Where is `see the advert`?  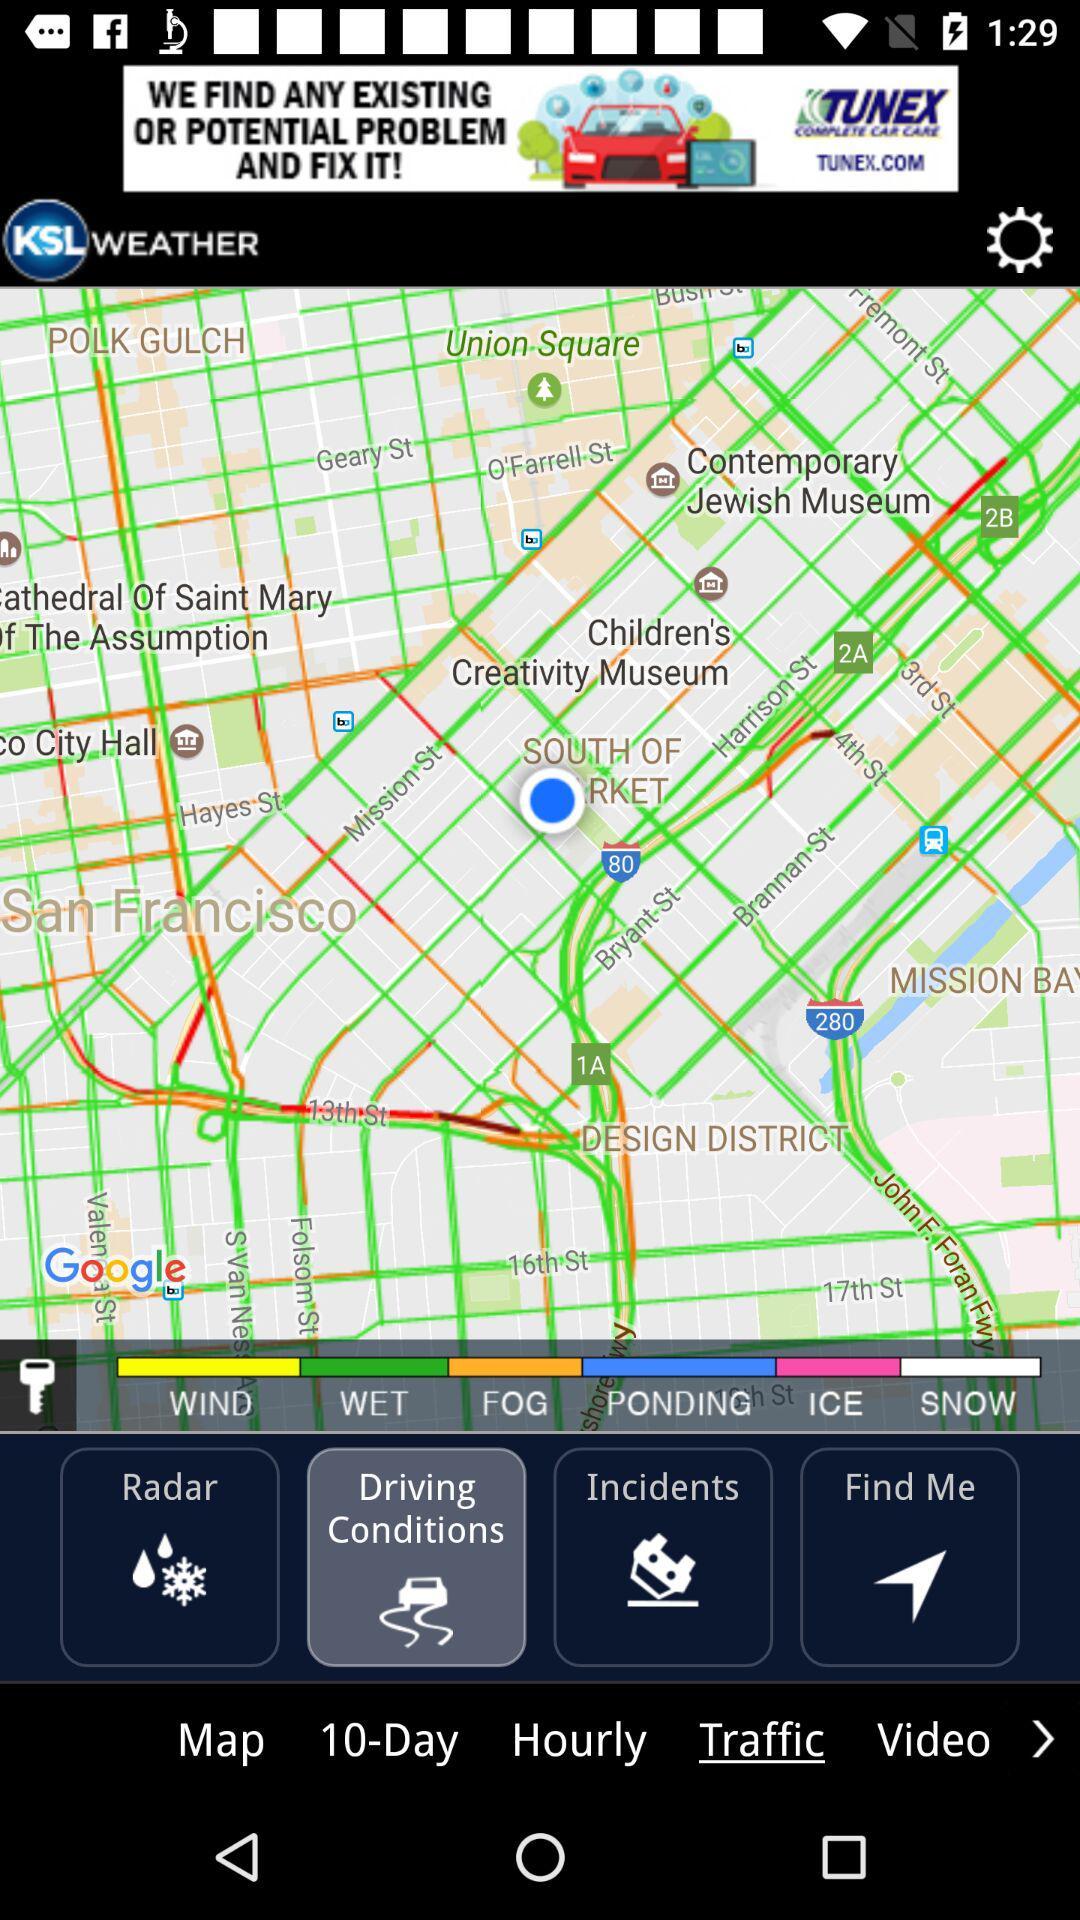
see the advert is located at coordinates (540, 127).